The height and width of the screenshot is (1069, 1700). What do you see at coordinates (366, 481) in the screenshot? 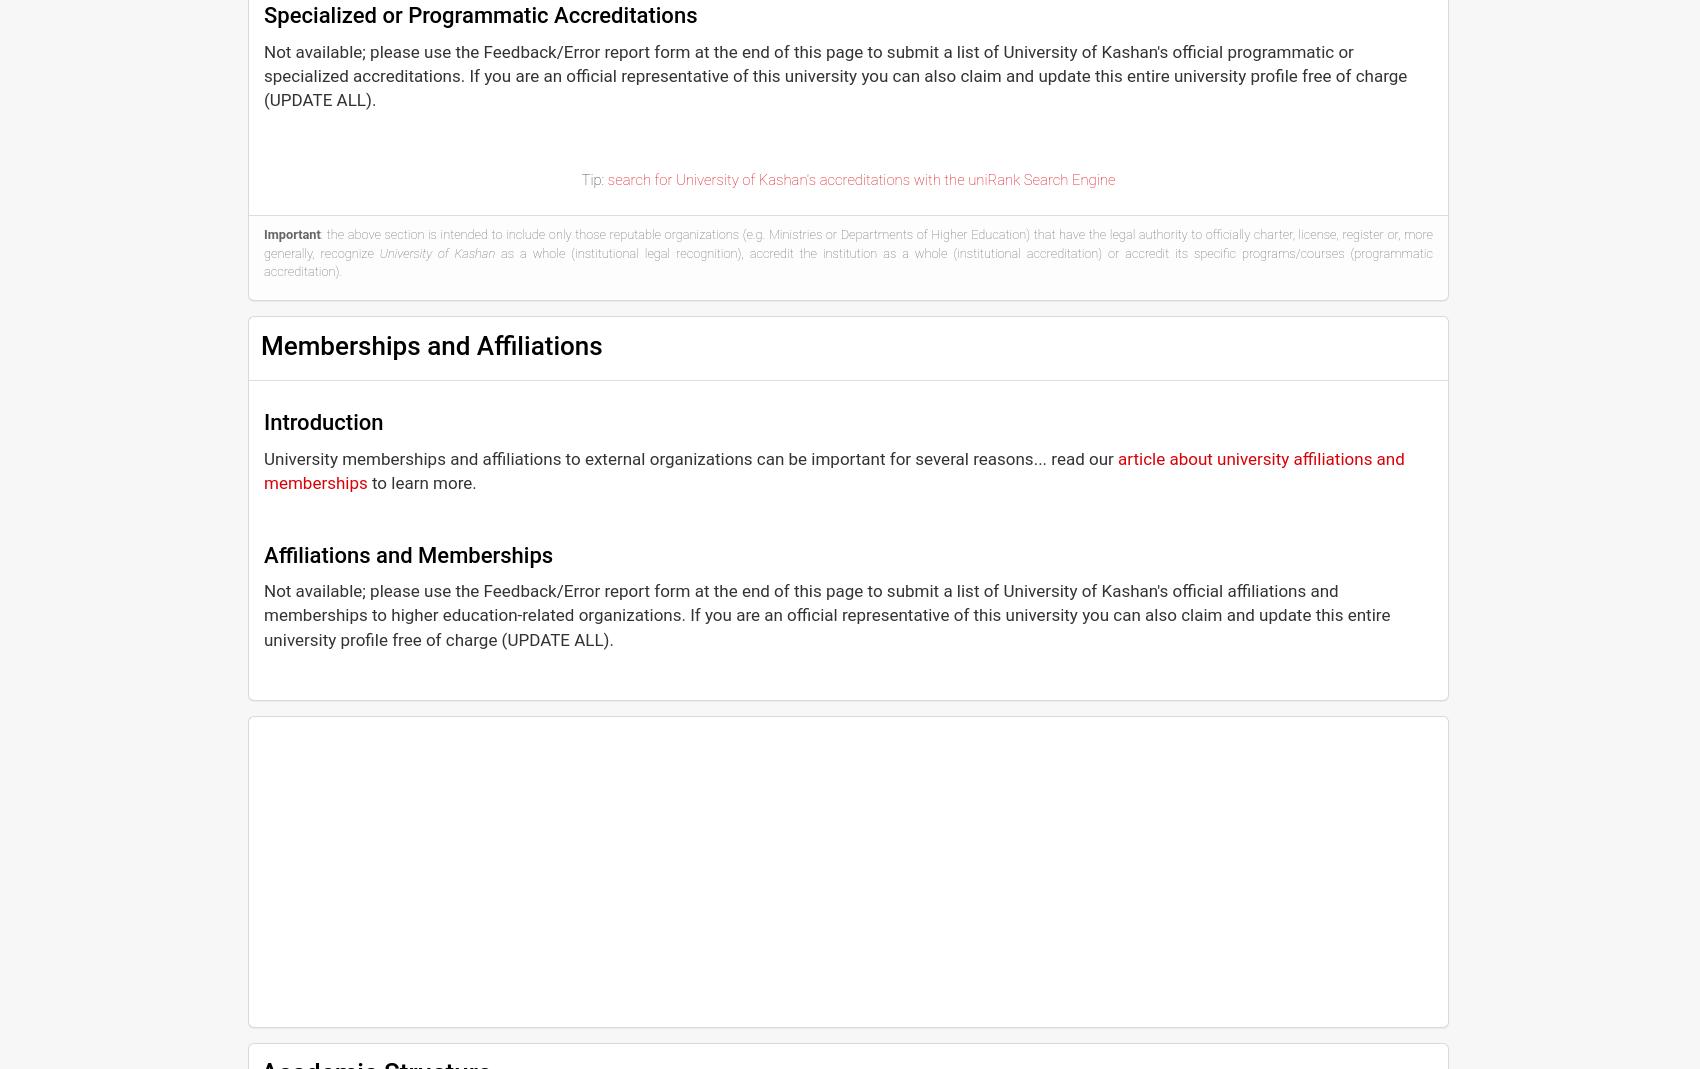
I see `'to learn more.'` at bounding box center [366, 481].